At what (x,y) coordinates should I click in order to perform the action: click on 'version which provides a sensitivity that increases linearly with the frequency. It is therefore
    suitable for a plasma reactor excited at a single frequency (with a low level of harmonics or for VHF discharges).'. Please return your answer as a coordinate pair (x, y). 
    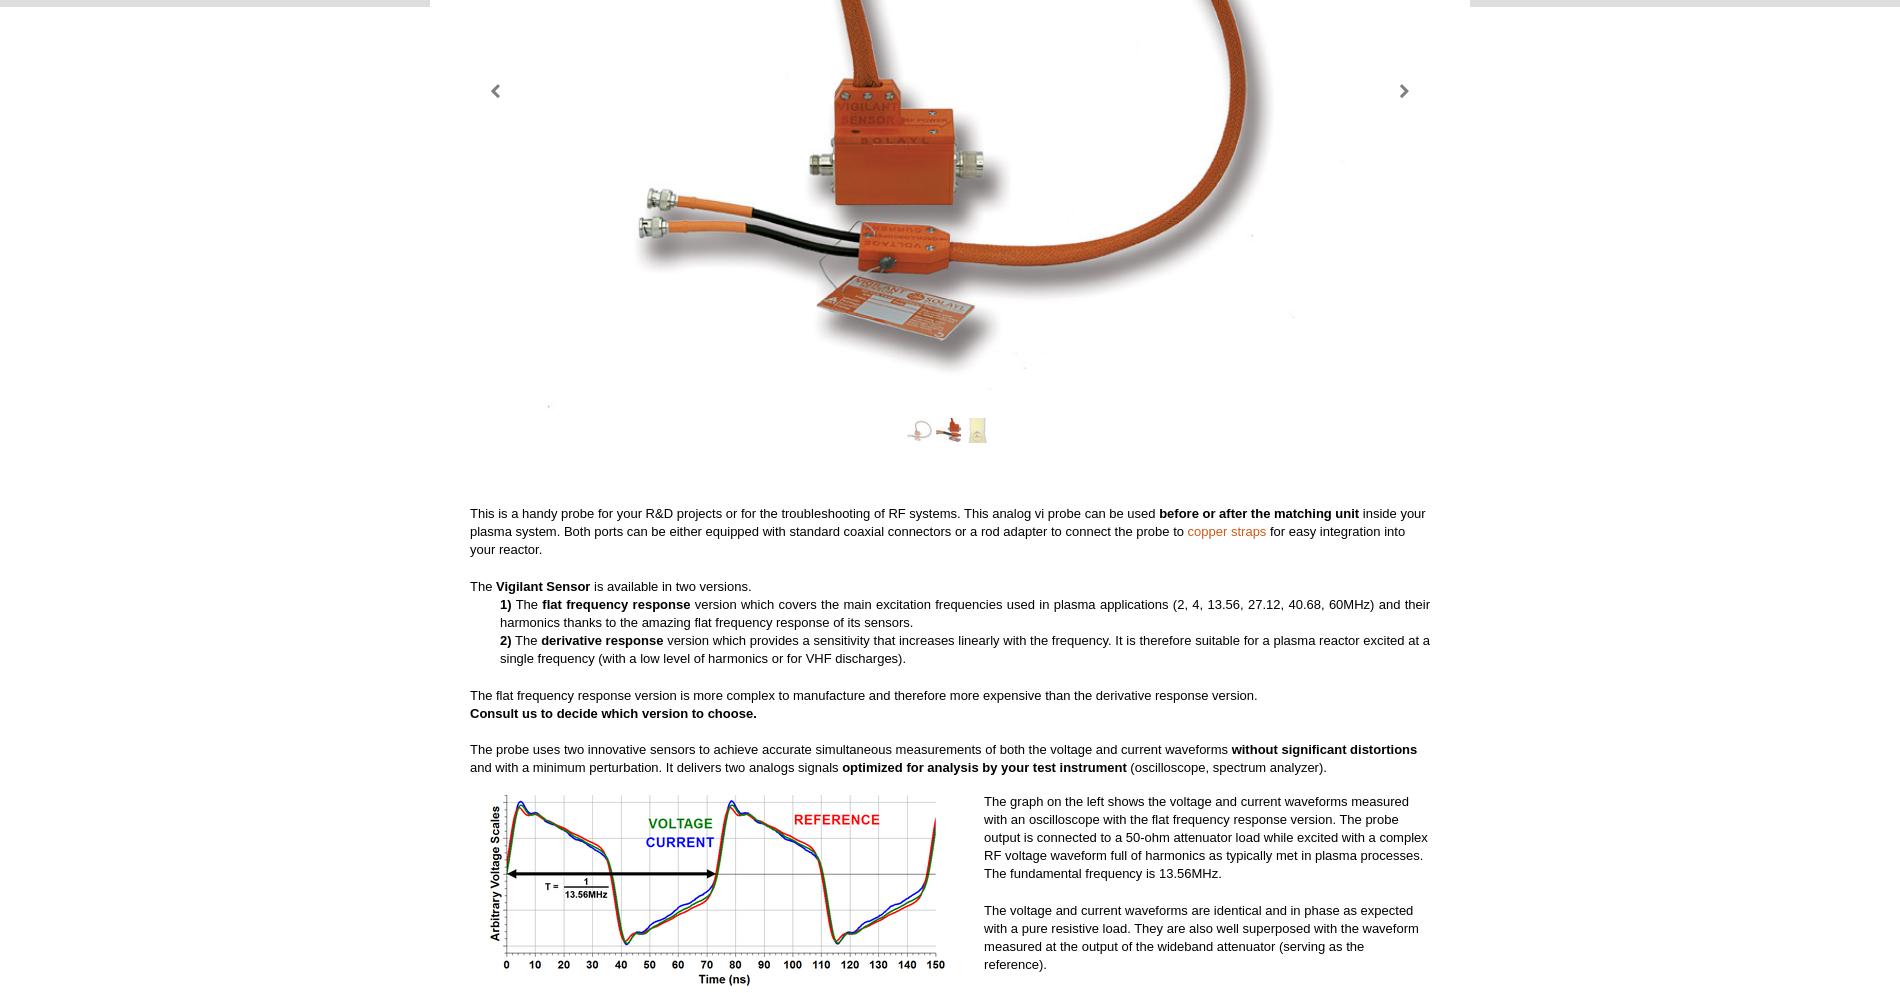
    Looking at the image, I should click on (500, 648).